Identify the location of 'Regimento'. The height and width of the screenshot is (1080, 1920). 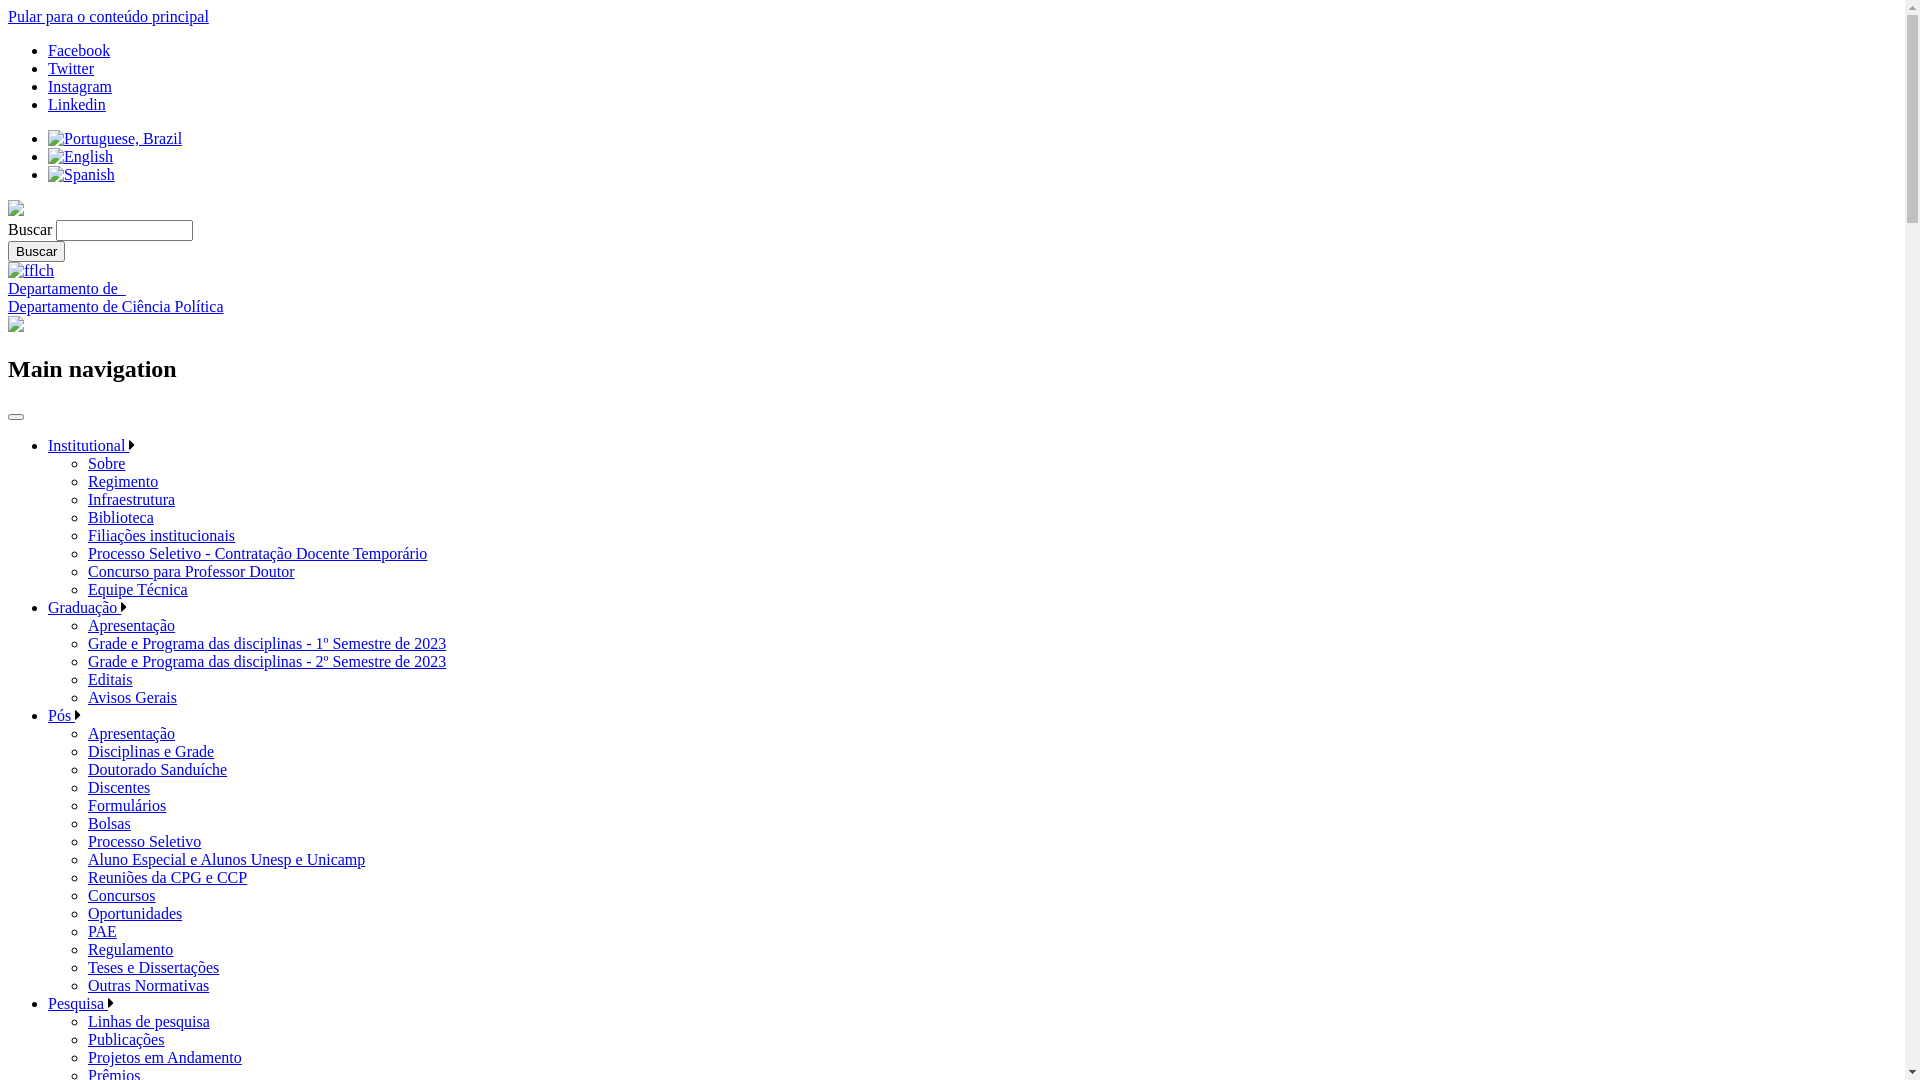
(122, 481).